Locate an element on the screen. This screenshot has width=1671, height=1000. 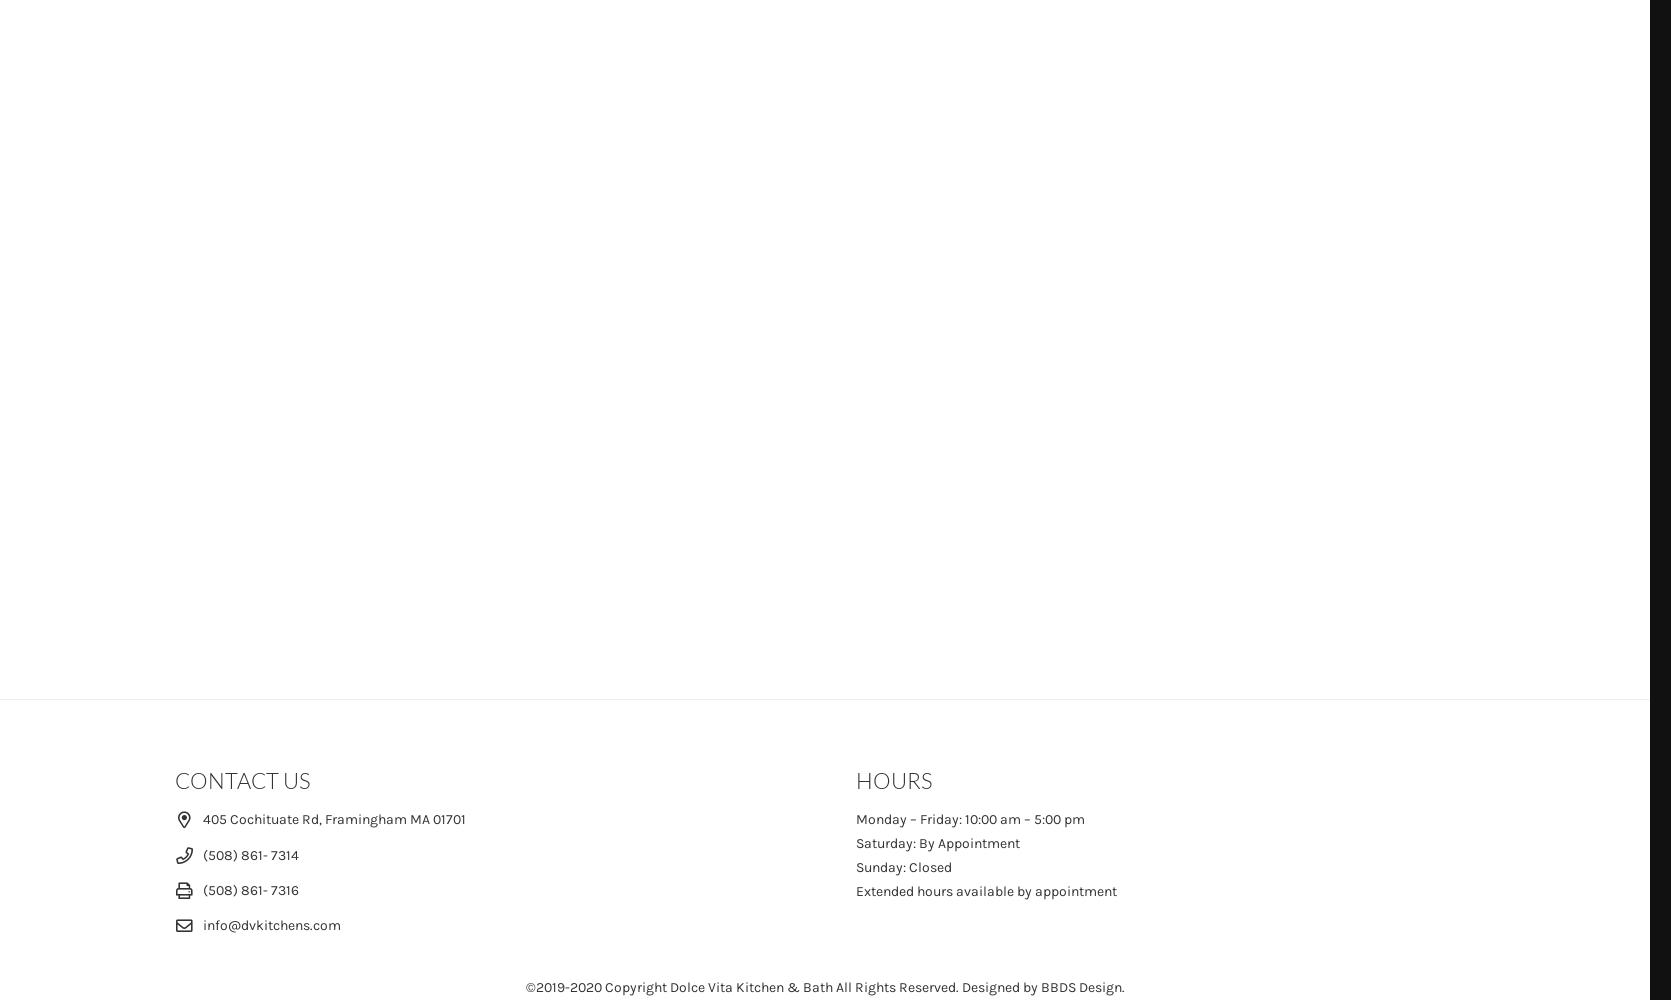
'Monday – Friday: 10:00 am – 5:00 pm' is located at coordinates (970, 818).